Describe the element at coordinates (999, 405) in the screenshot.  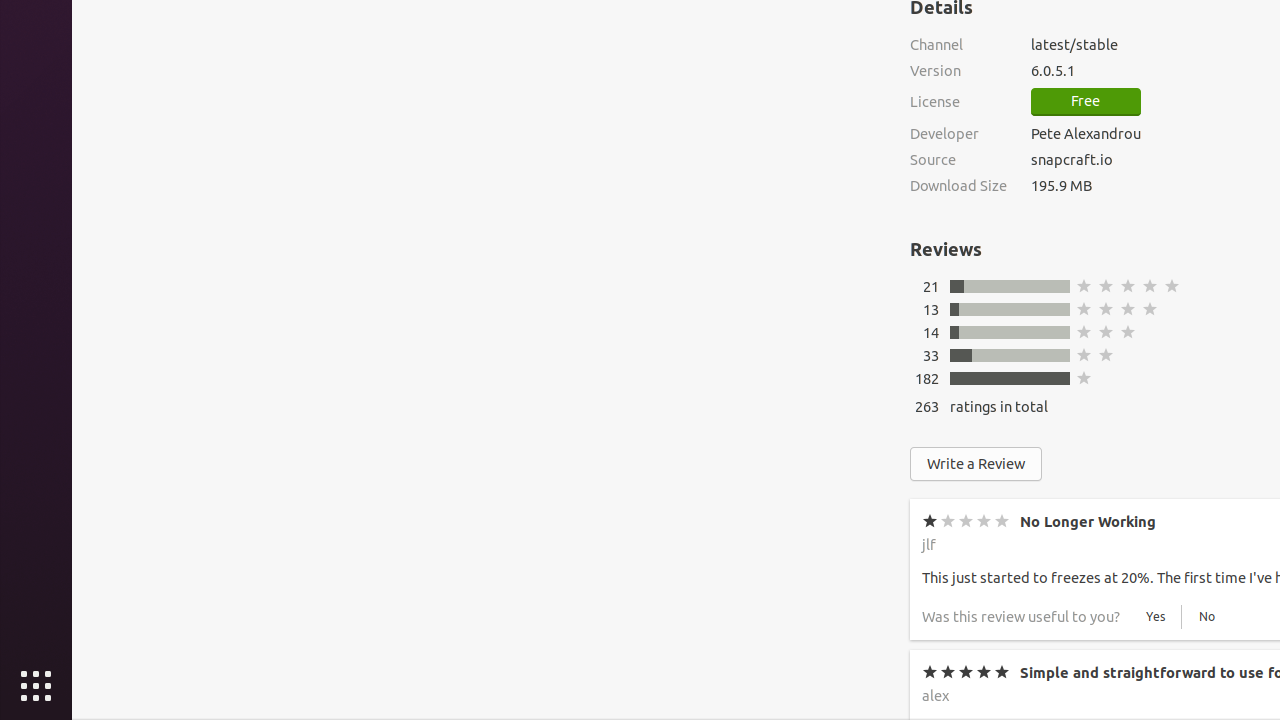
I see `'ratings in total'` at that location.